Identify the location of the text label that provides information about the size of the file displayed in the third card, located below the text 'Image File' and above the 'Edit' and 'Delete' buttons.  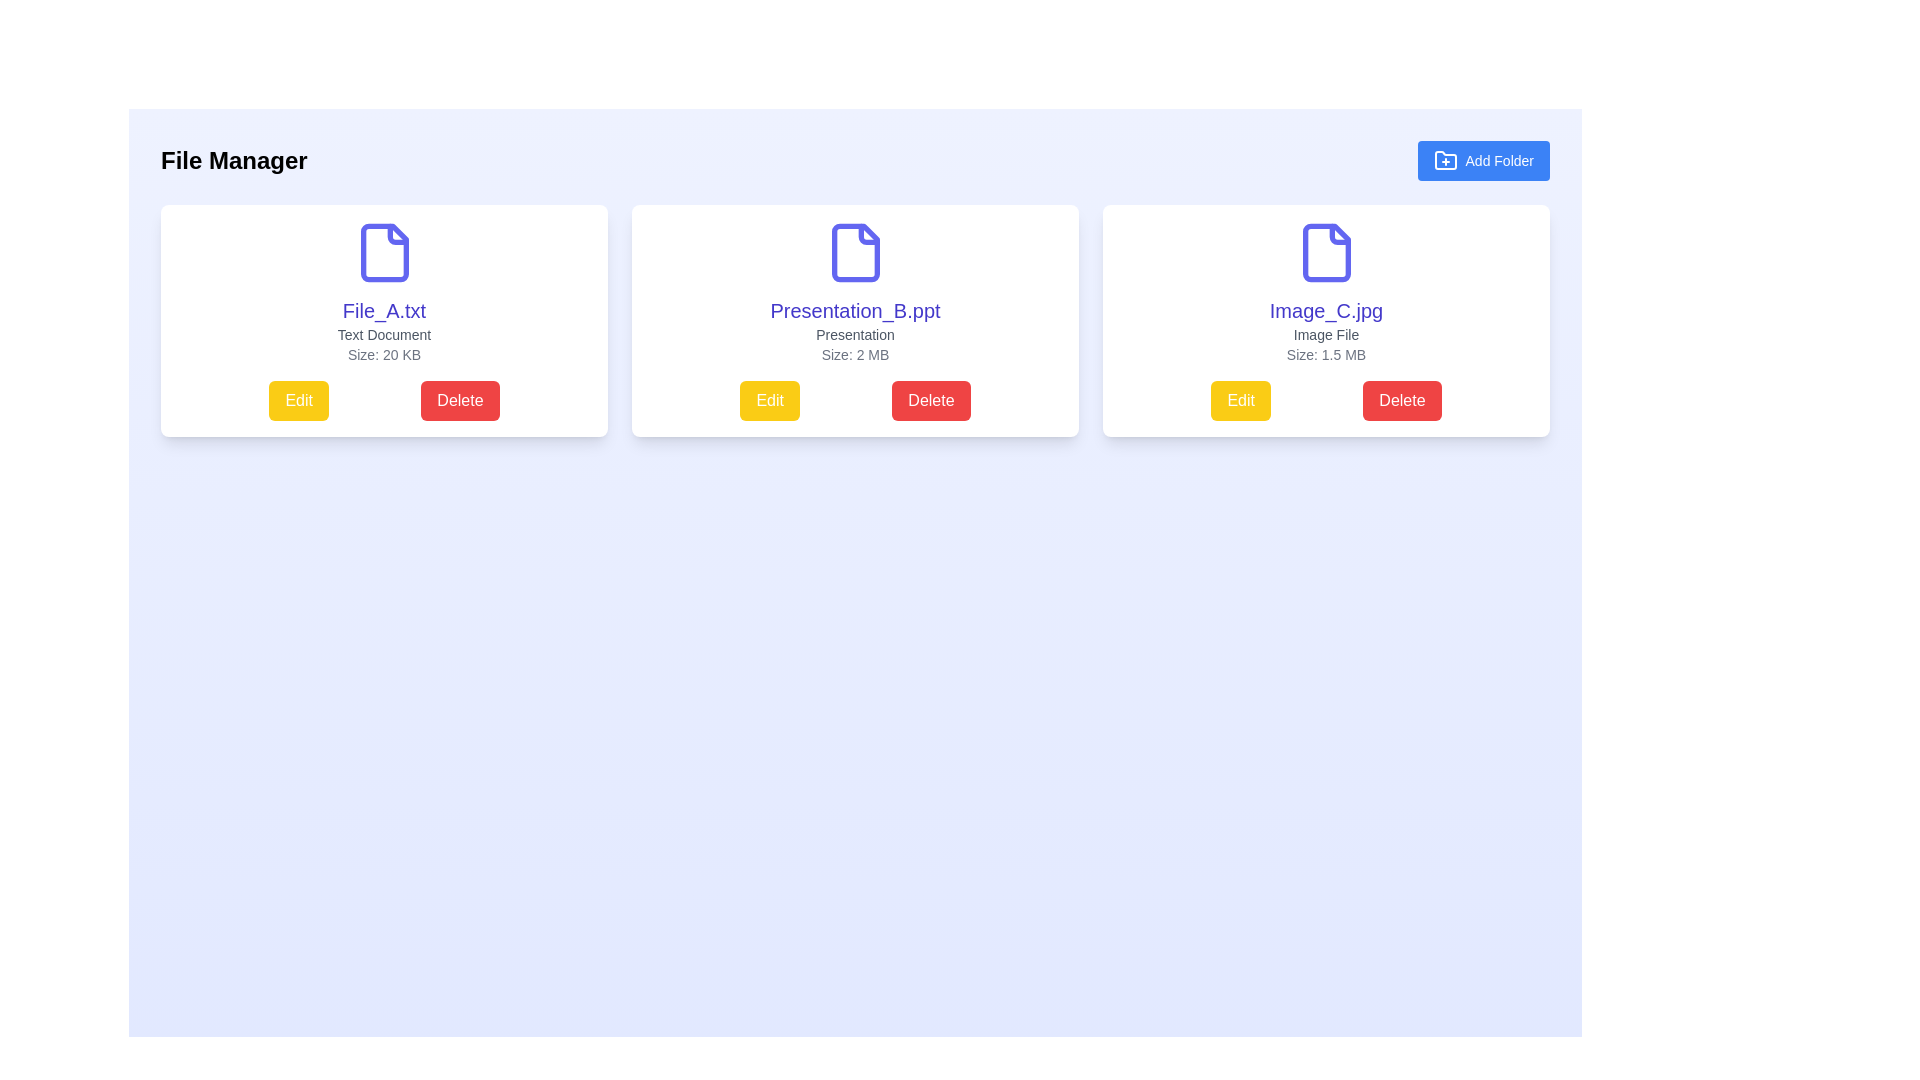
(1326, 353).